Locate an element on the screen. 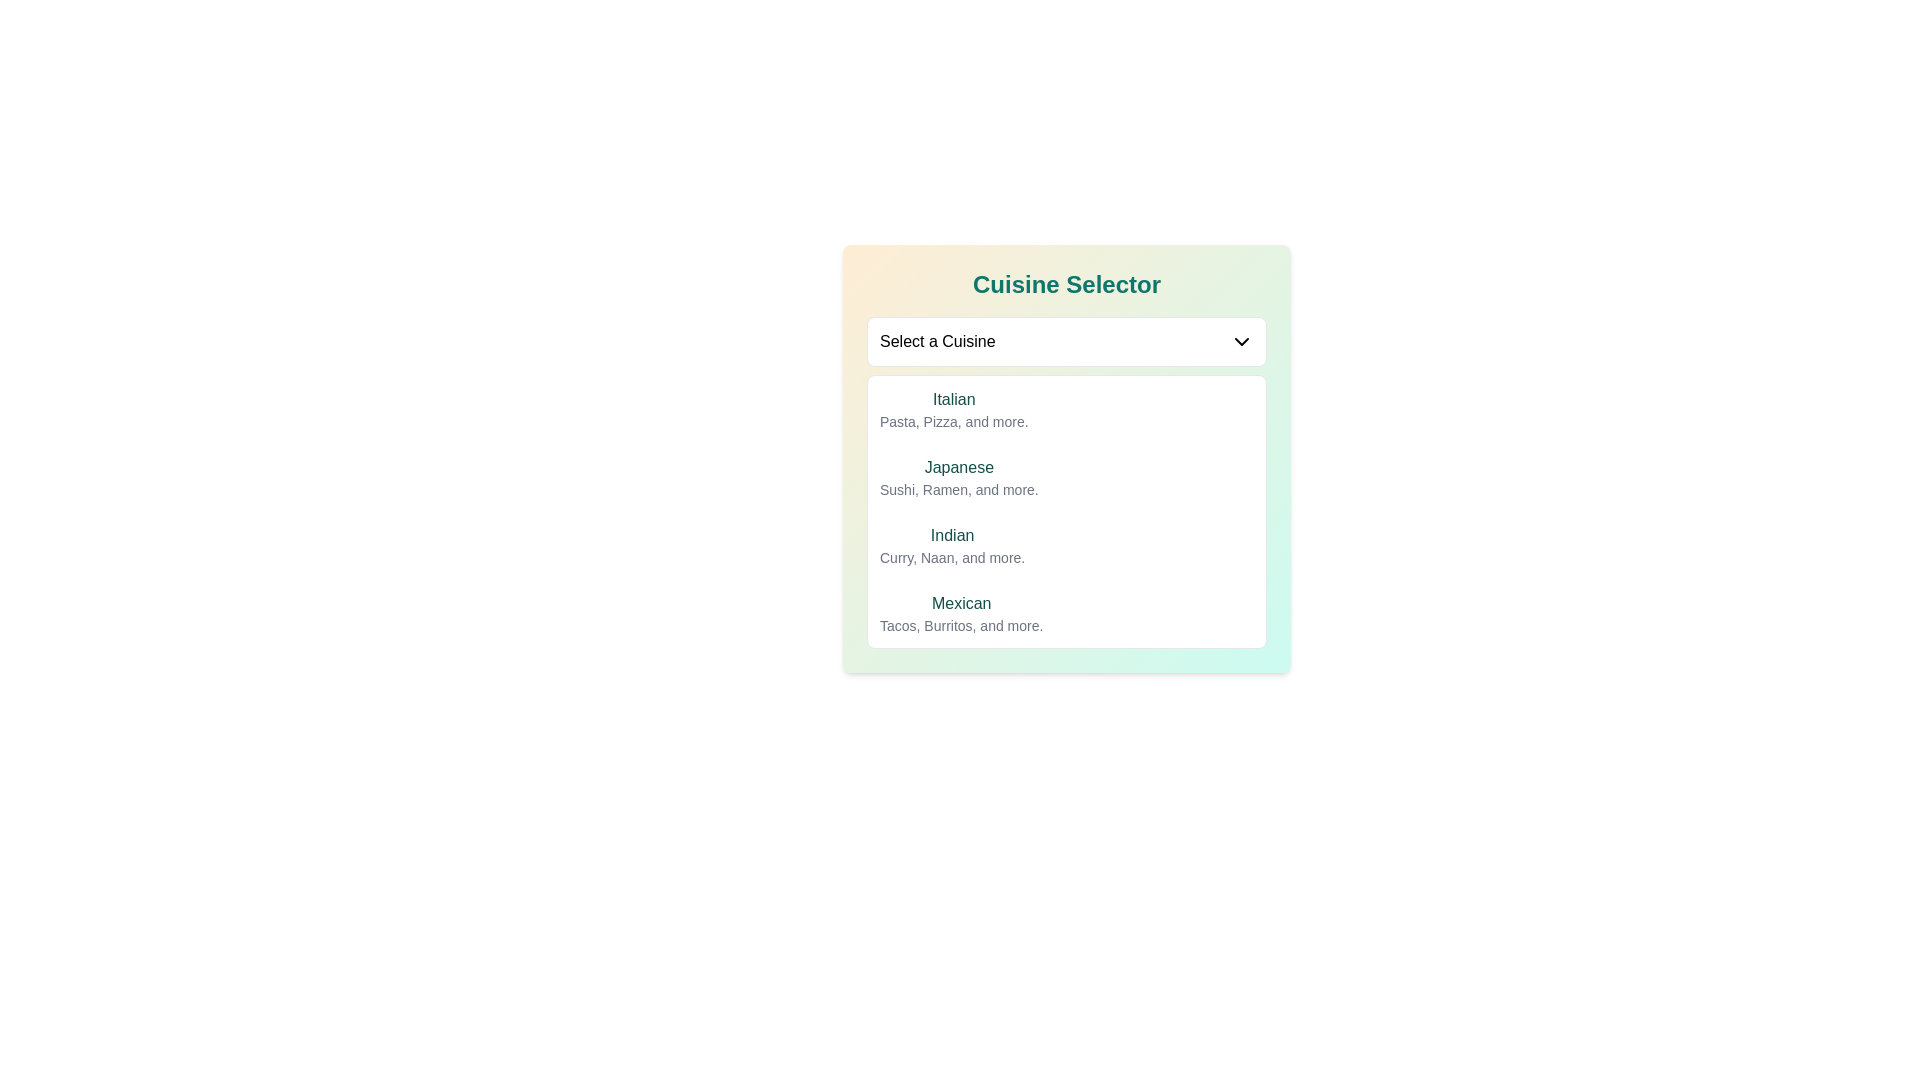 Image resolution: width=1920 pixels, height=1080 pixels. the chevron-down icon adjacent to the 'Select a Cuisine' text in the 'Cuisine Selector' interface is located at coordinates (1241, 341).